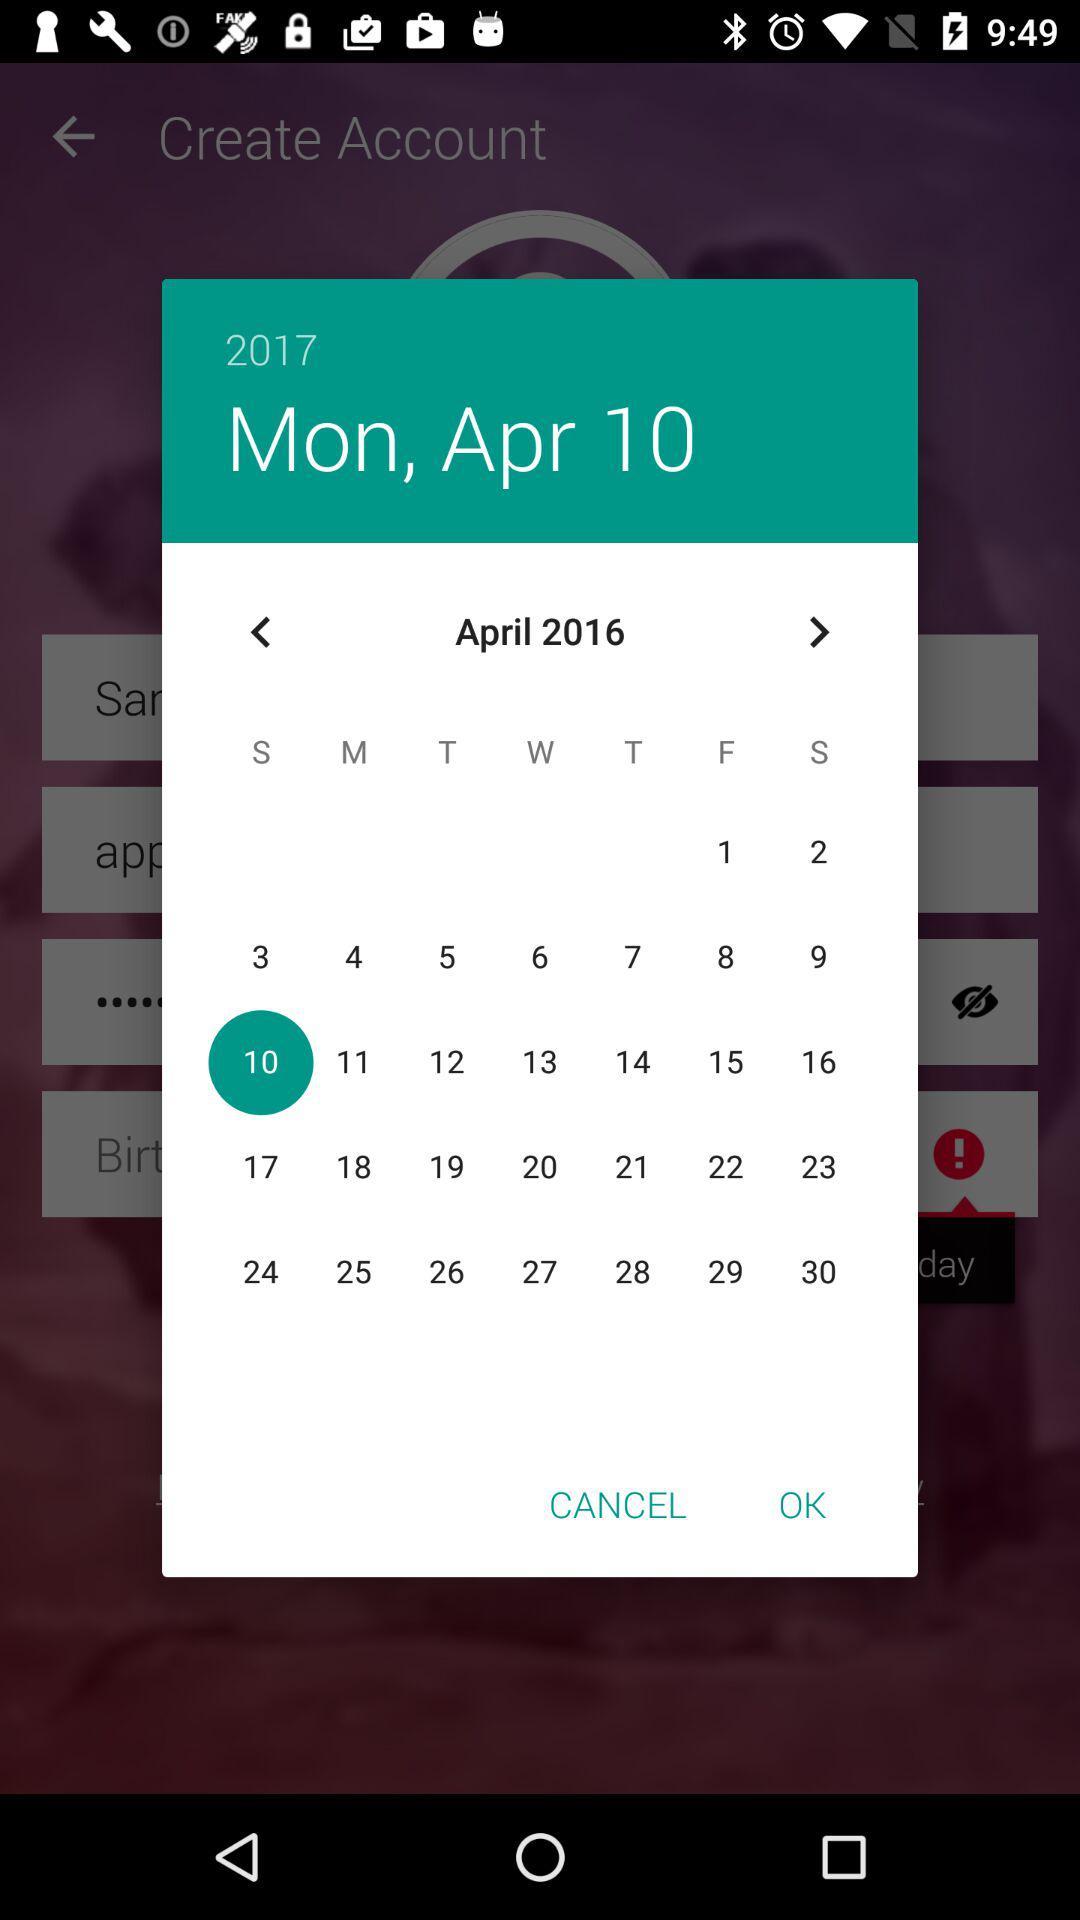 The height and width of the screenshot is (1920, 1080). What do you see at coordinates (540, 328) in the screenshot?
I see `the item above mon, apr 10 icon` at bounding box center [540, 328].